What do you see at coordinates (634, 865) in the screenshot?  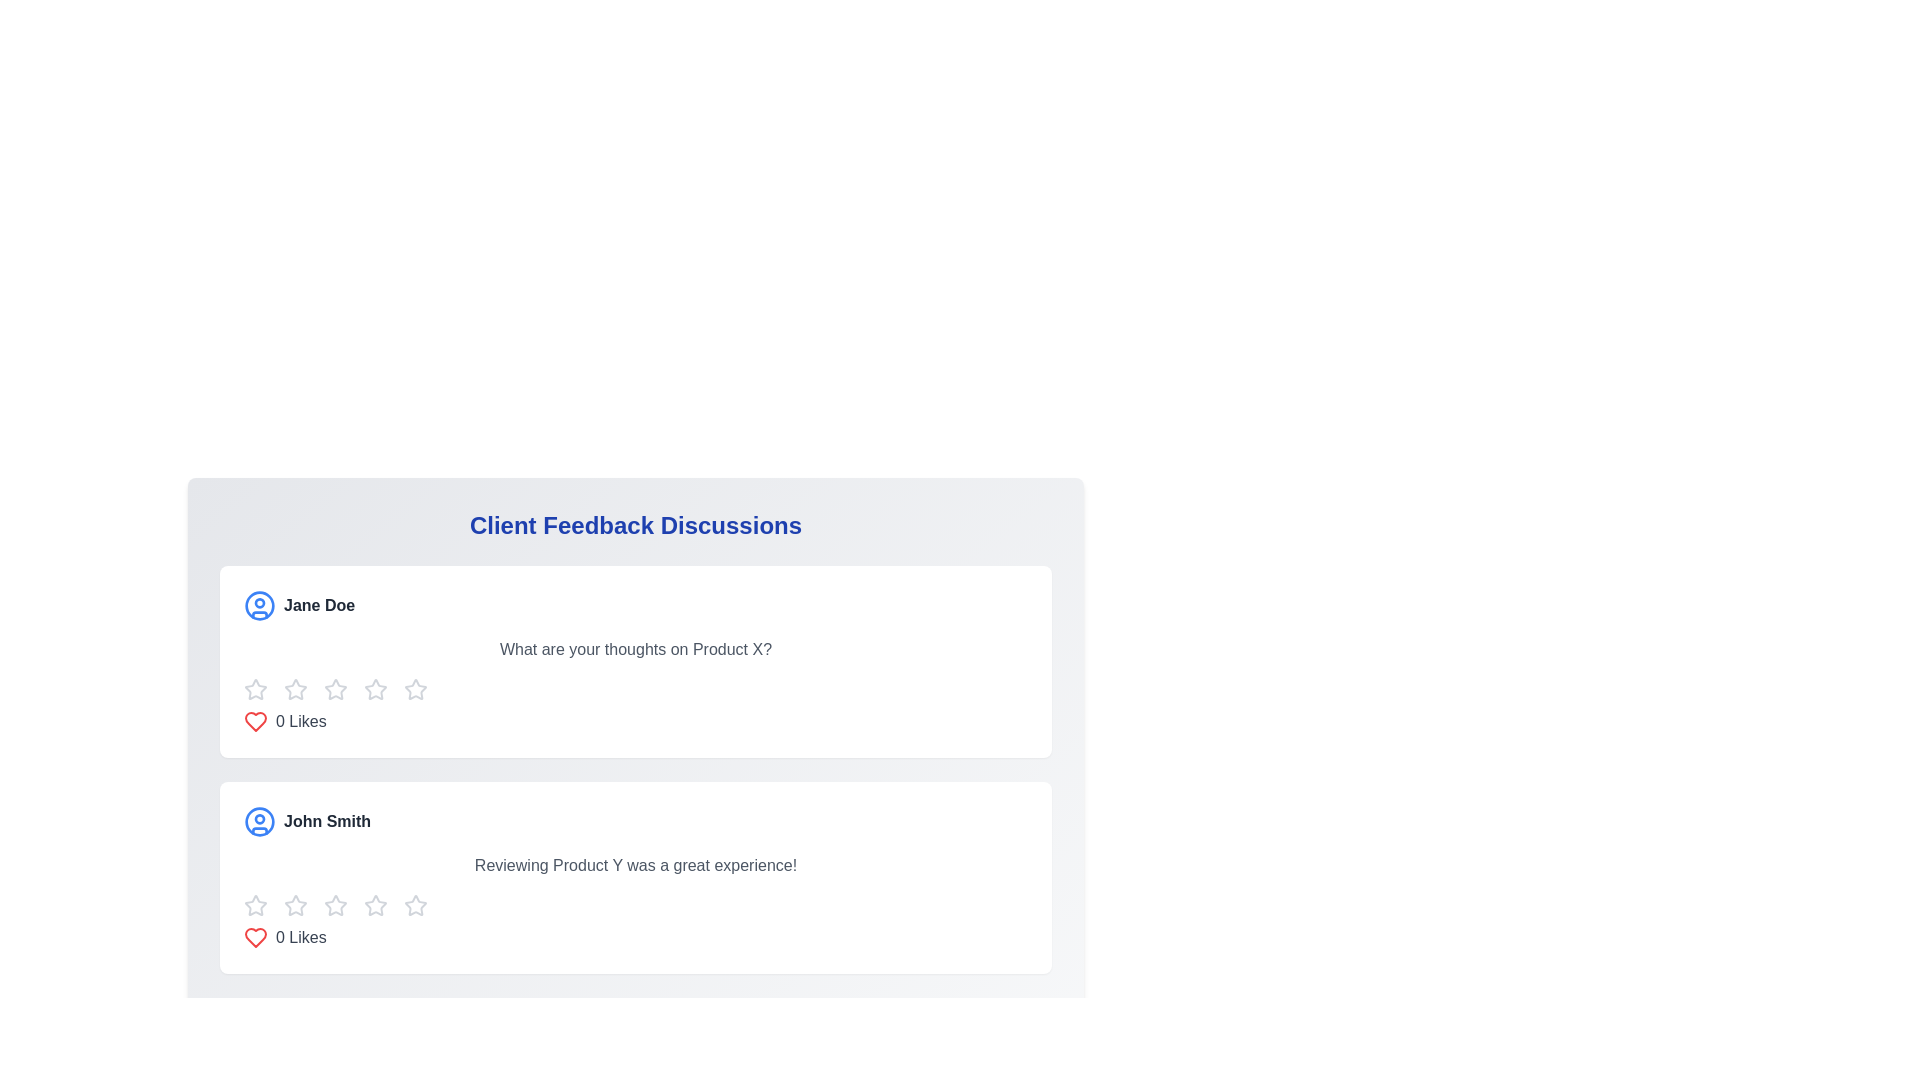 I see `text content of the text label that states 'Reviewing Product Y was a great experience!', located centrally below the name 'John Smith'` at bounding box center [634, 865].